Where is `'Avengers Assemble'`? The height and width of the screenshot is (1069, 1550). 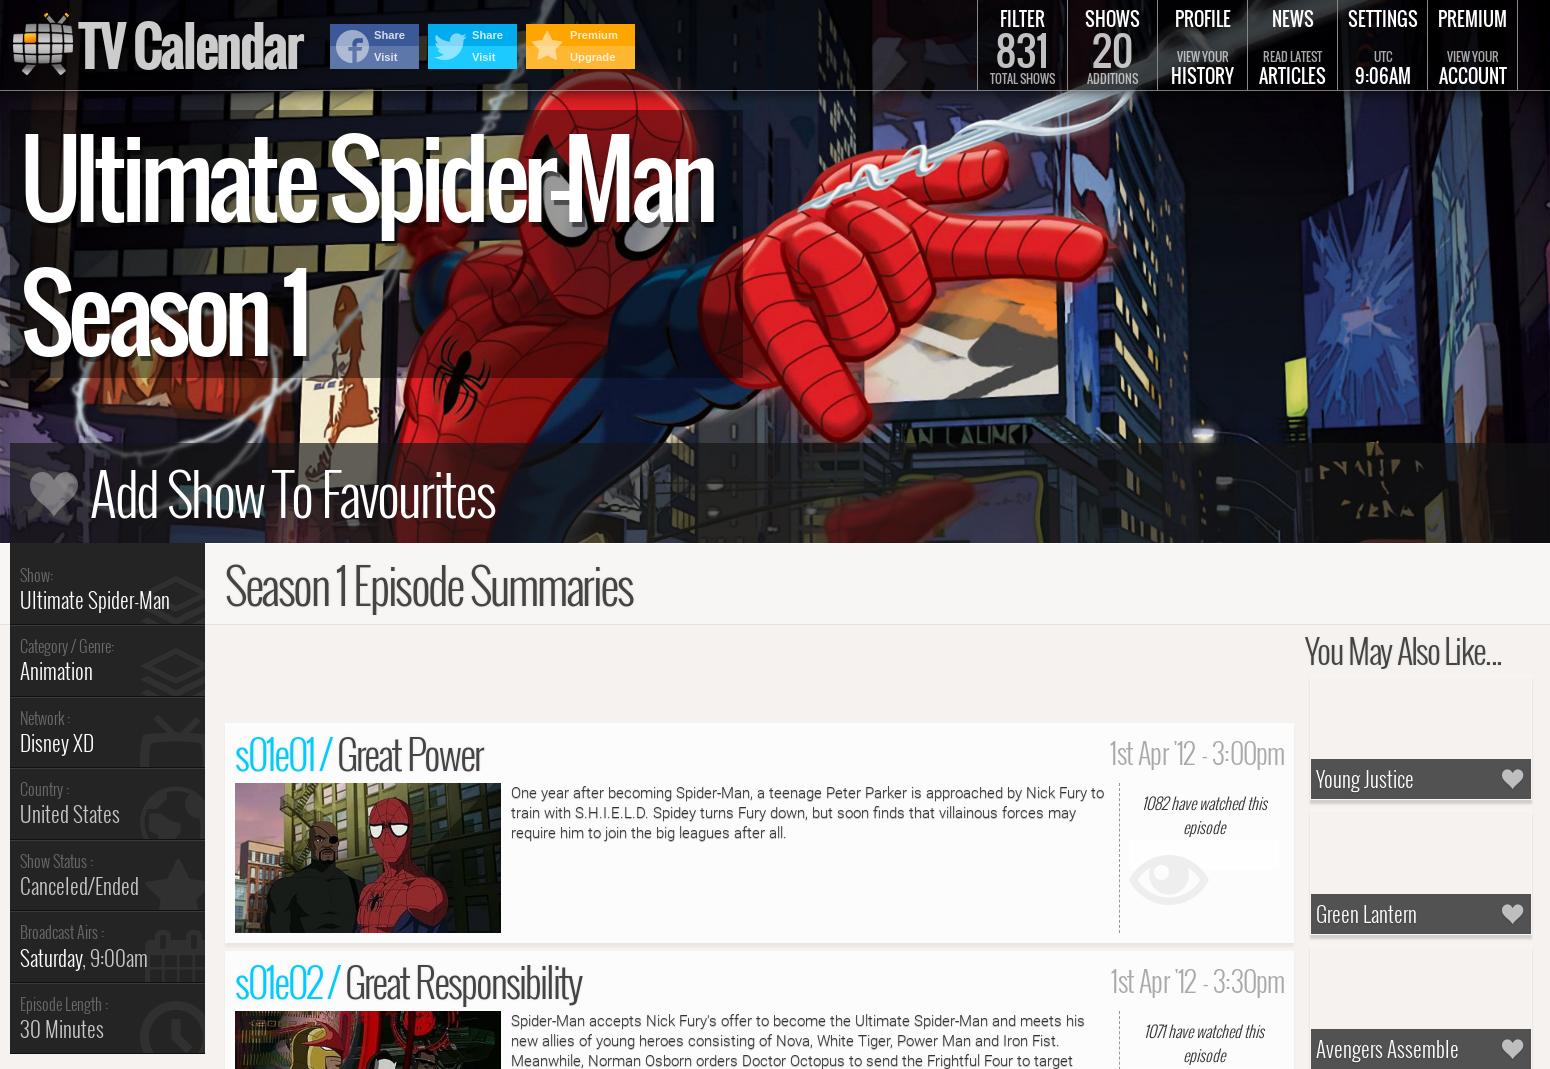
'Avengers Assemble' is located at coordinates (1387, 1047).